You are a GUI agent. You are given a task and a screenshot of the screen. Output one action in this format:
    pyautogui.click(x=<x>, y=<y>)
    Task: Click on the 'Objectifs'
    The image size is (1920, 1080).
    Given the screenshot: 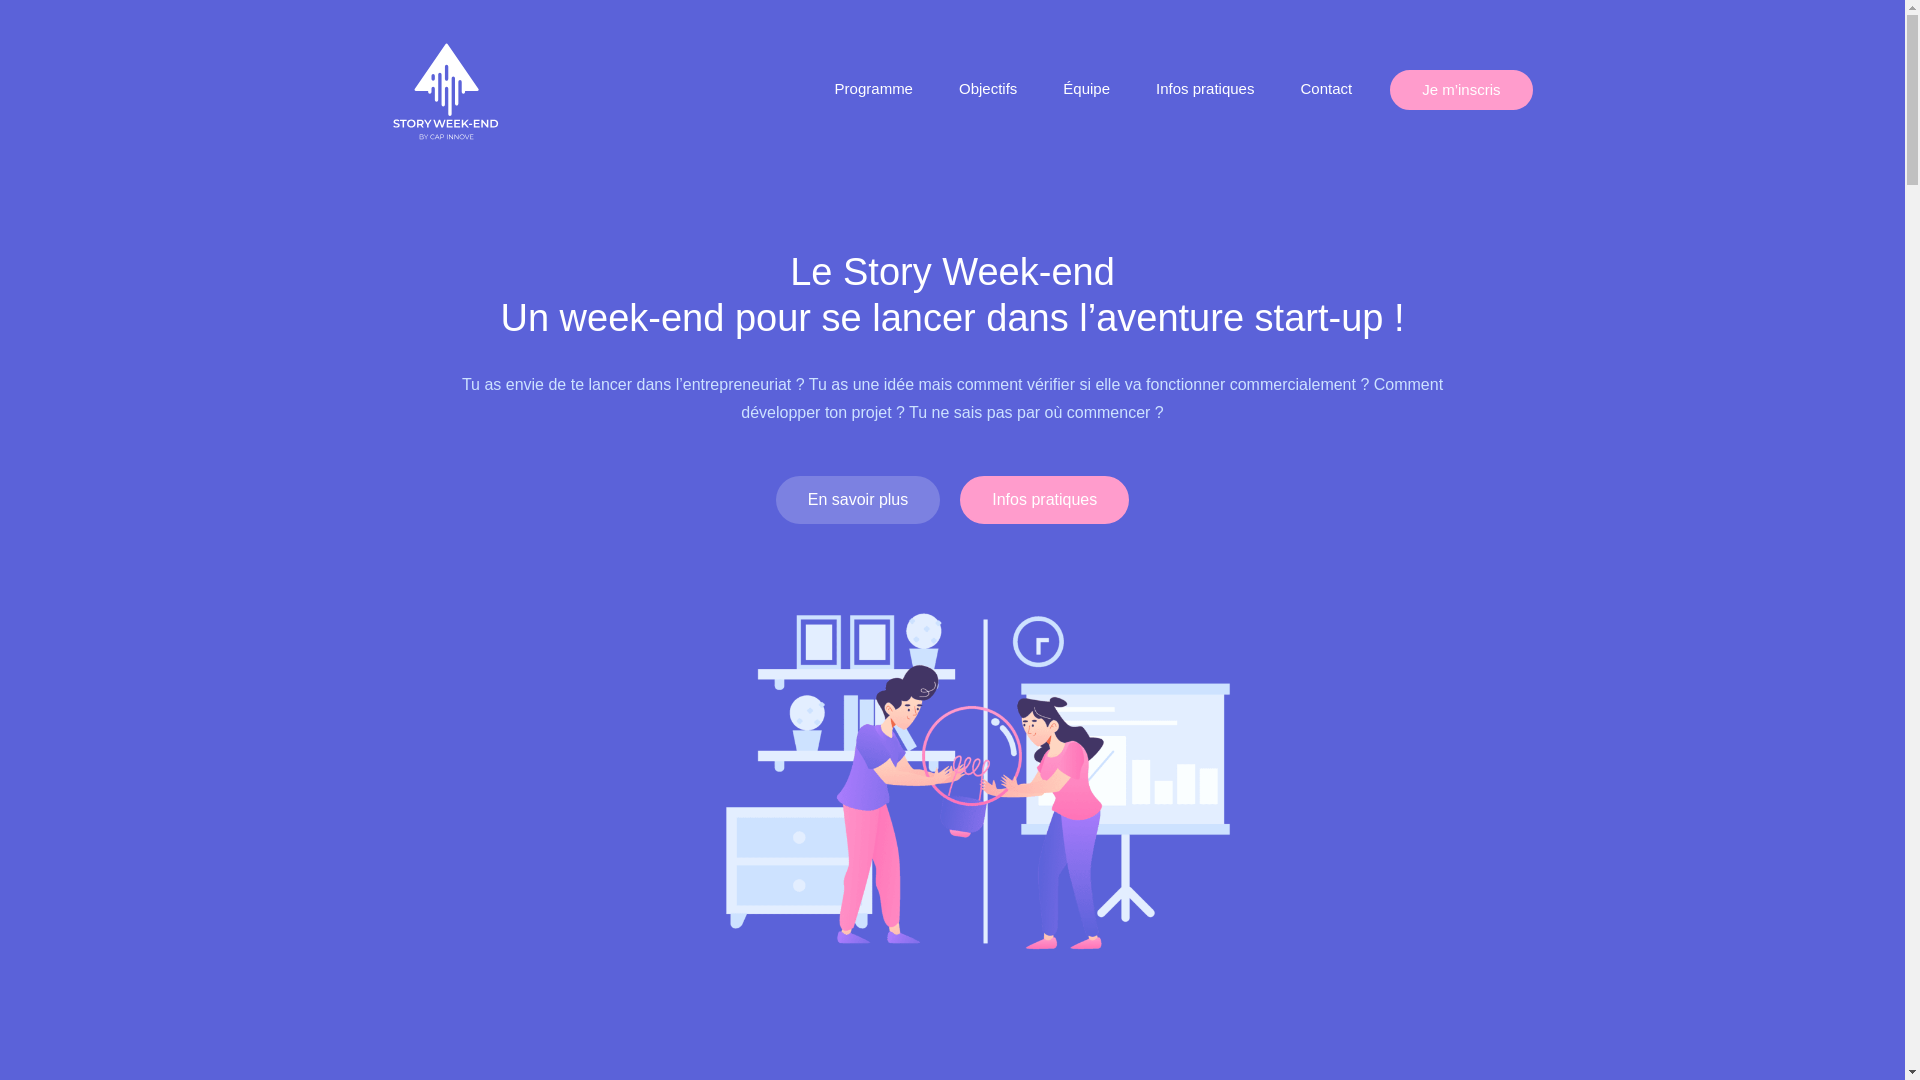 What is the action you would take?
    pyautogui.click(x=949, y=88)
    